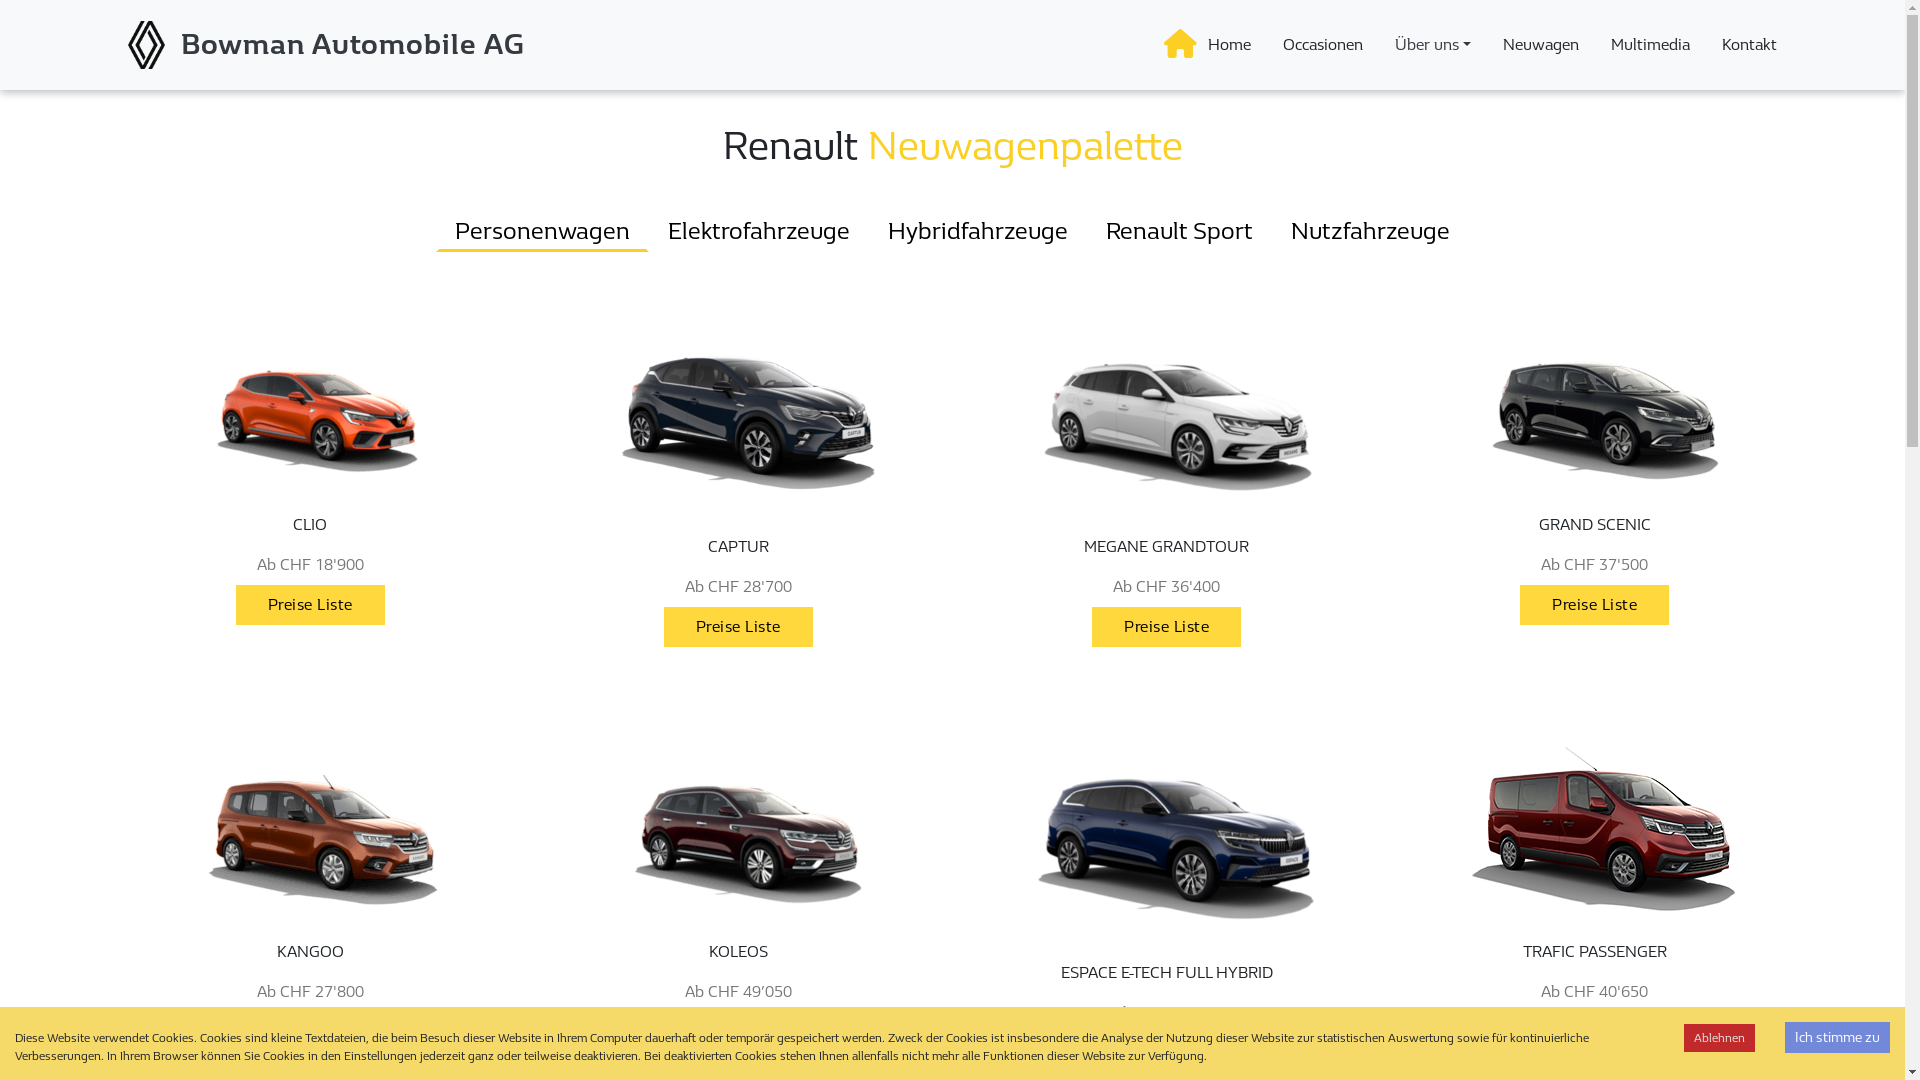 This screenshot has height=1080, width=1920. I want to click on 'Preise Liste', so click(737, 626).